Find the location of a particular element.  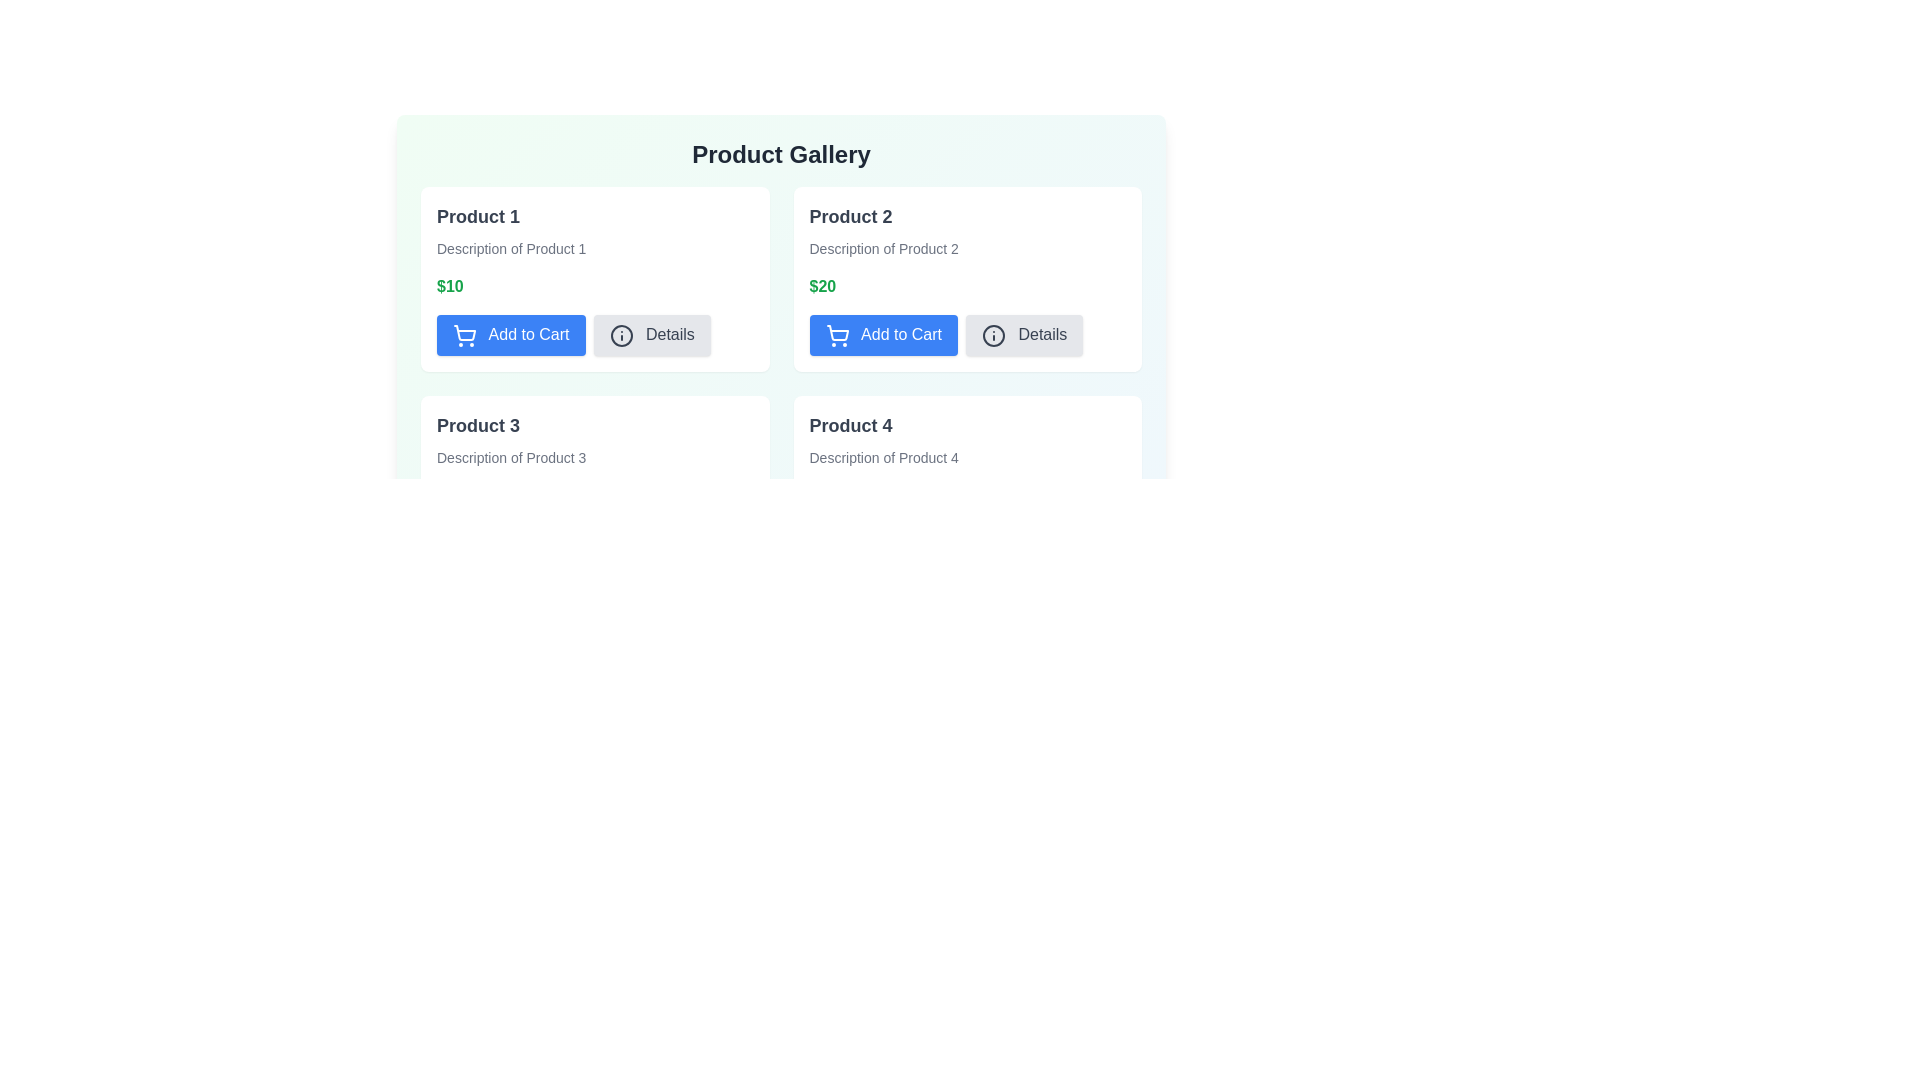

the static text label element displaying 'Description of Product 4', which is located beneath the title 'Product 4' and above the price indicator '$40' in the fourth product card is located at coordinates (883, 457).